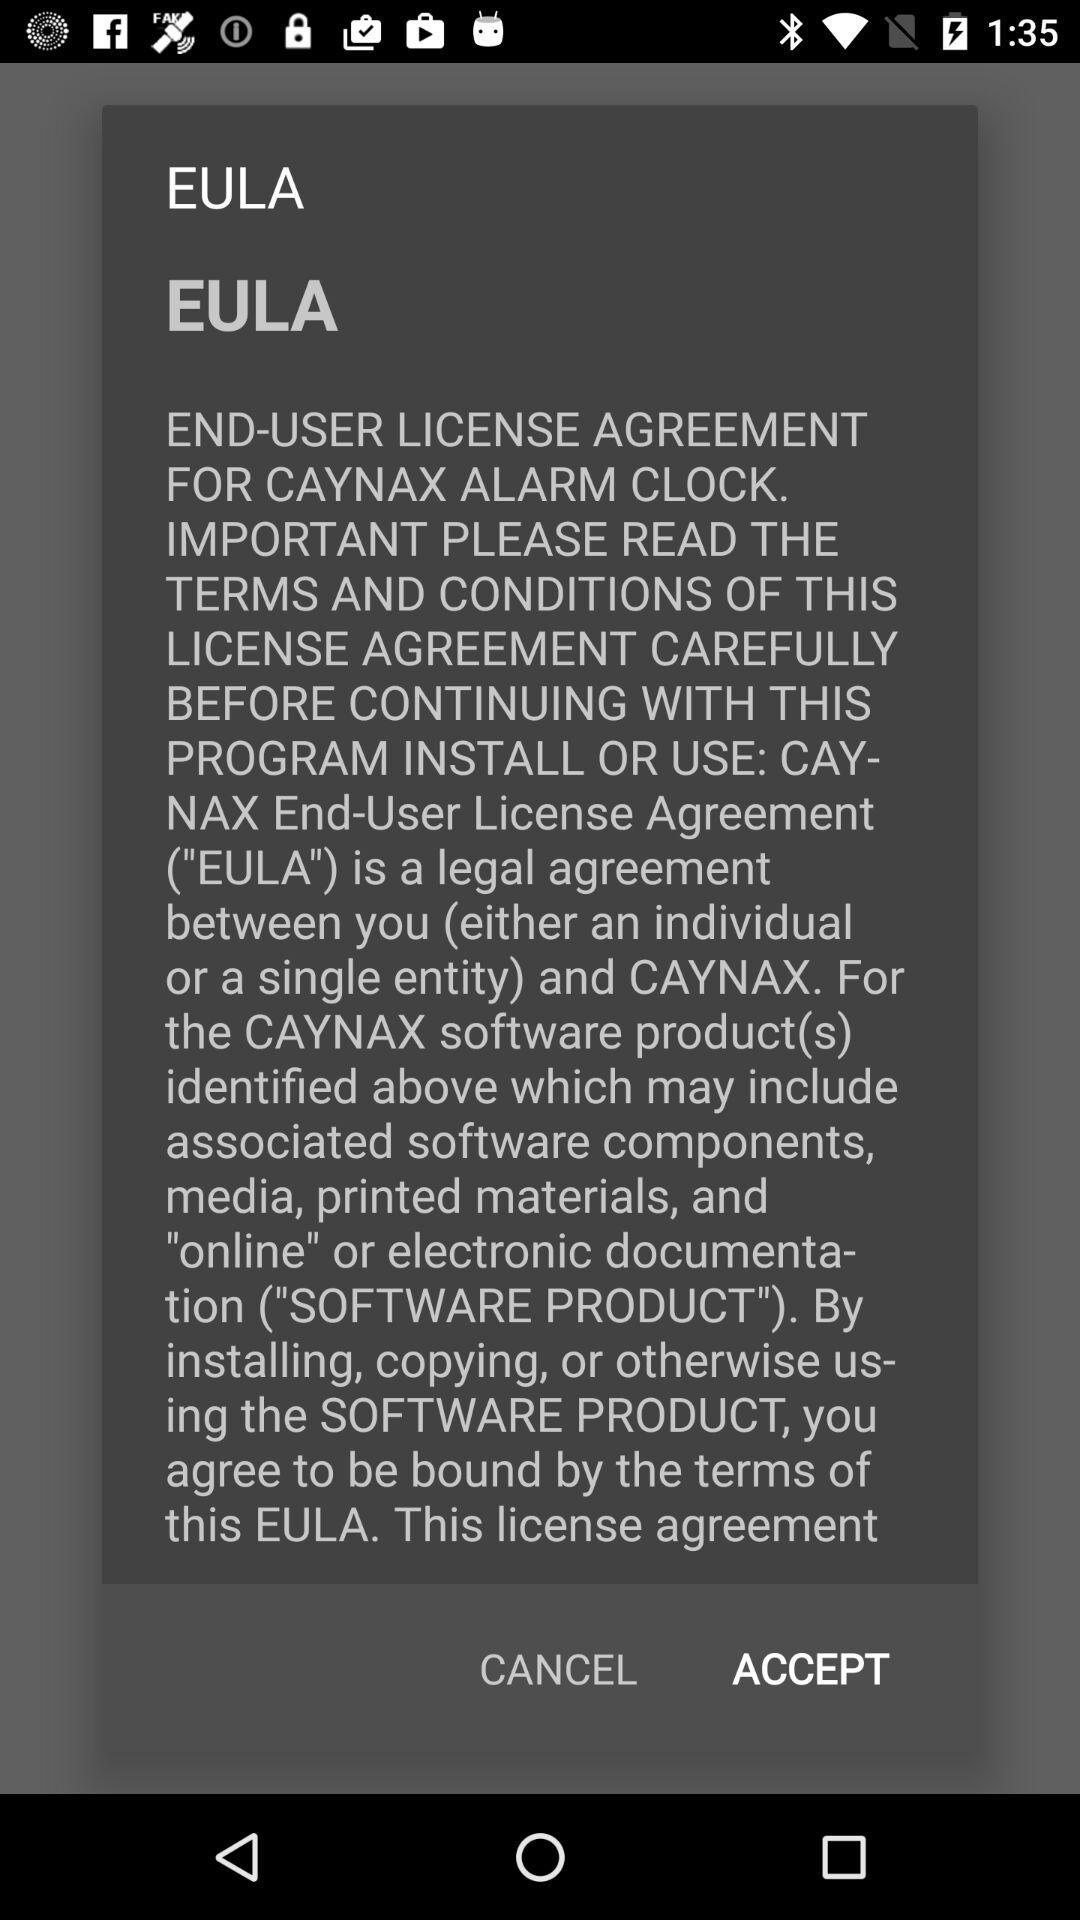 This screenshot has height=1920, width=1080. I want to click on accept, so click(810, 1668).